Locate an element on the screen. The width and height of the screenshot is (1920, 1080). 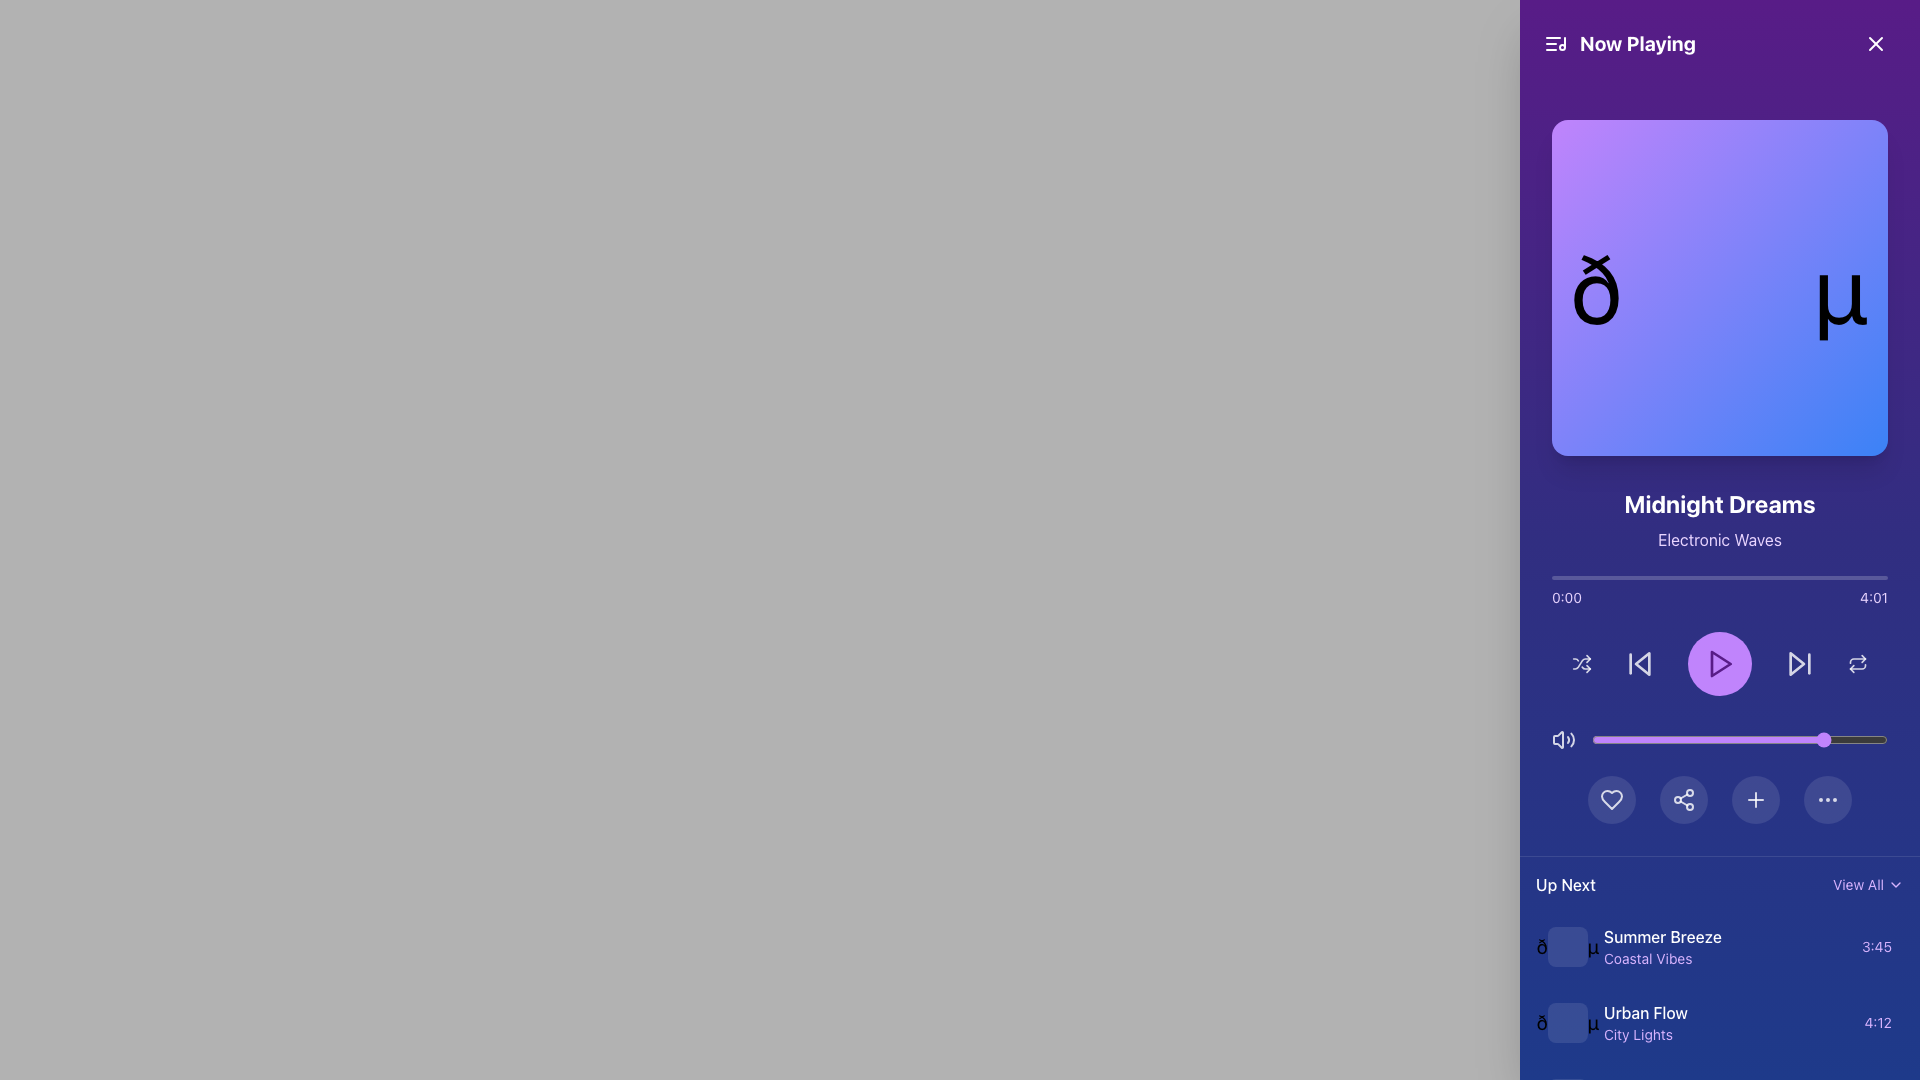
the heart-shaped button located in the control section at the bottom of the music interface to like or favorite the track is located at coordinates (1612, 798).